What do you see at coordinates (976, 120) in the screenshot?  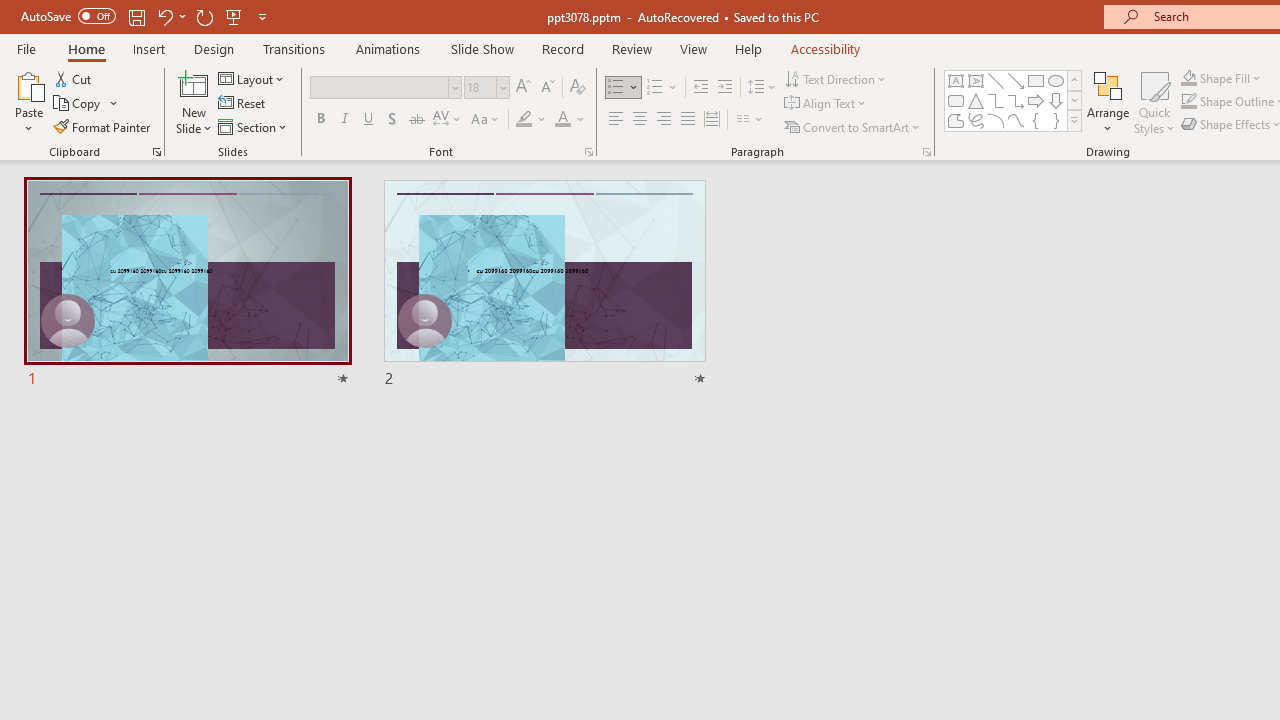 I see `'Freeform: Scribble'` at bounding box center [976, 120].